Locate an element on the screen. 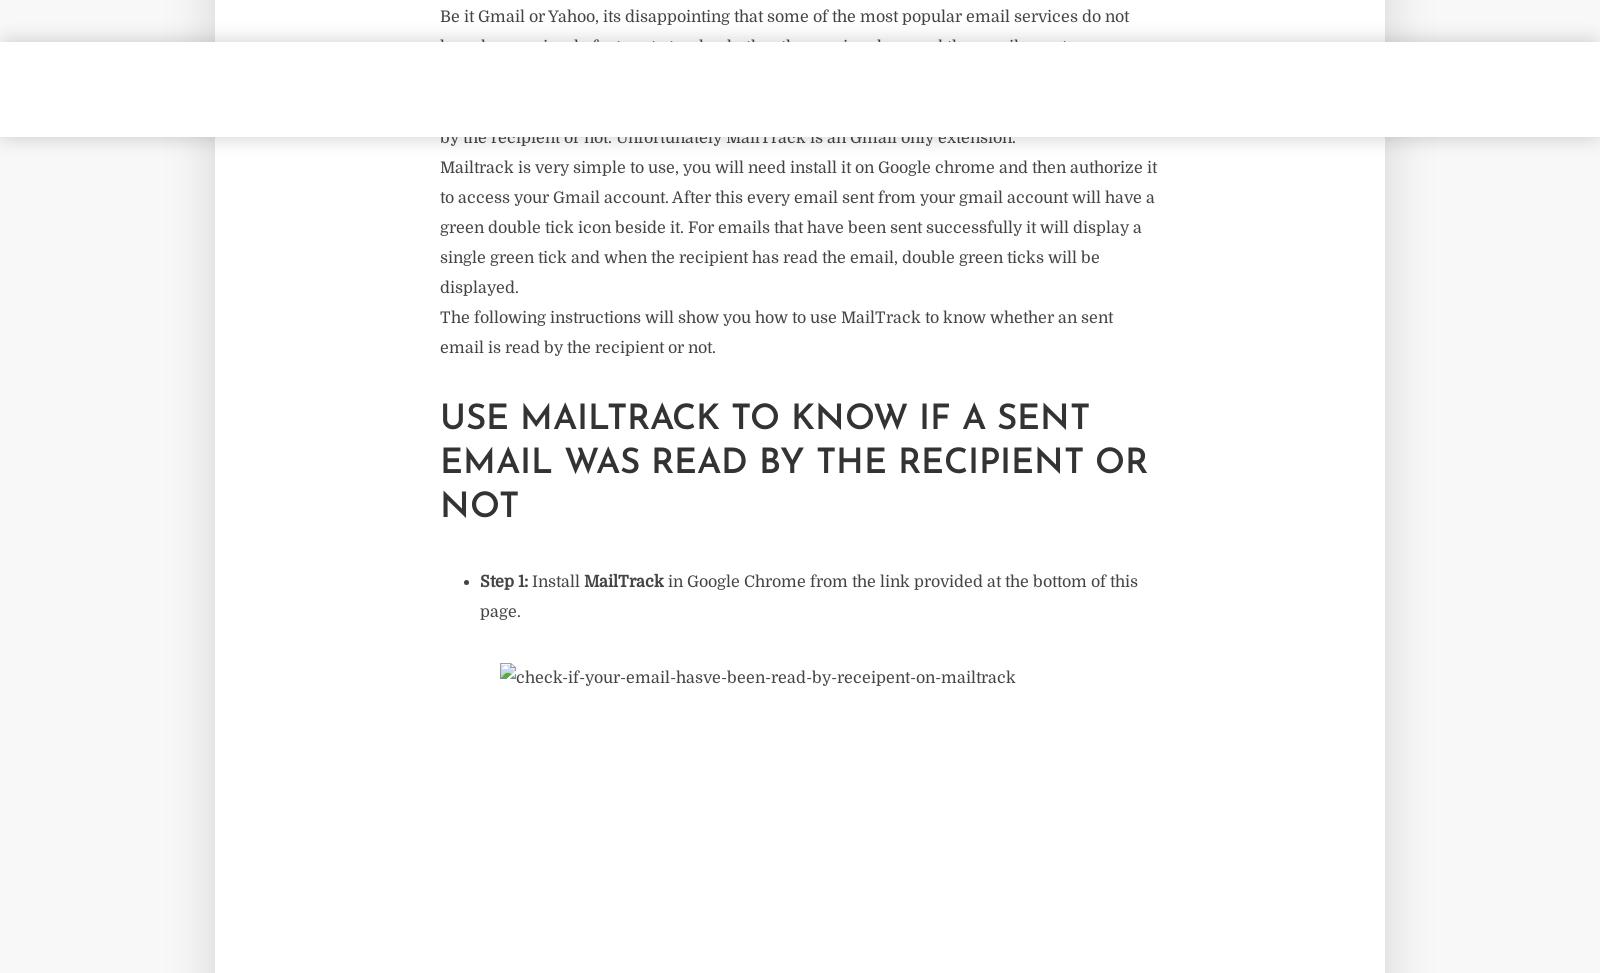 This screenshot has width=1600, height=973. 'July 1, 2014' is located at coordinates (308, 99).